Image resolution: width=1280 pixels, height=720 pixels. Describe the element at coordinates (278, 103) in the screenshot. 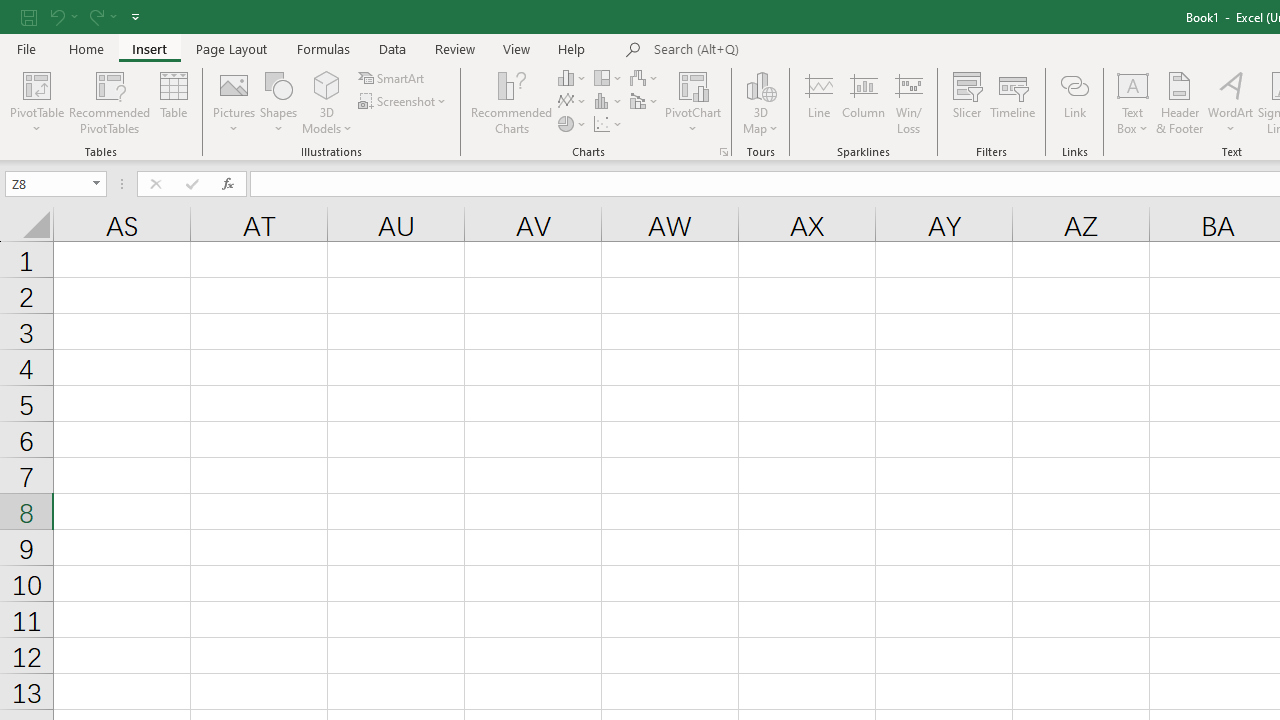

I see `'Shapes'` at that location.